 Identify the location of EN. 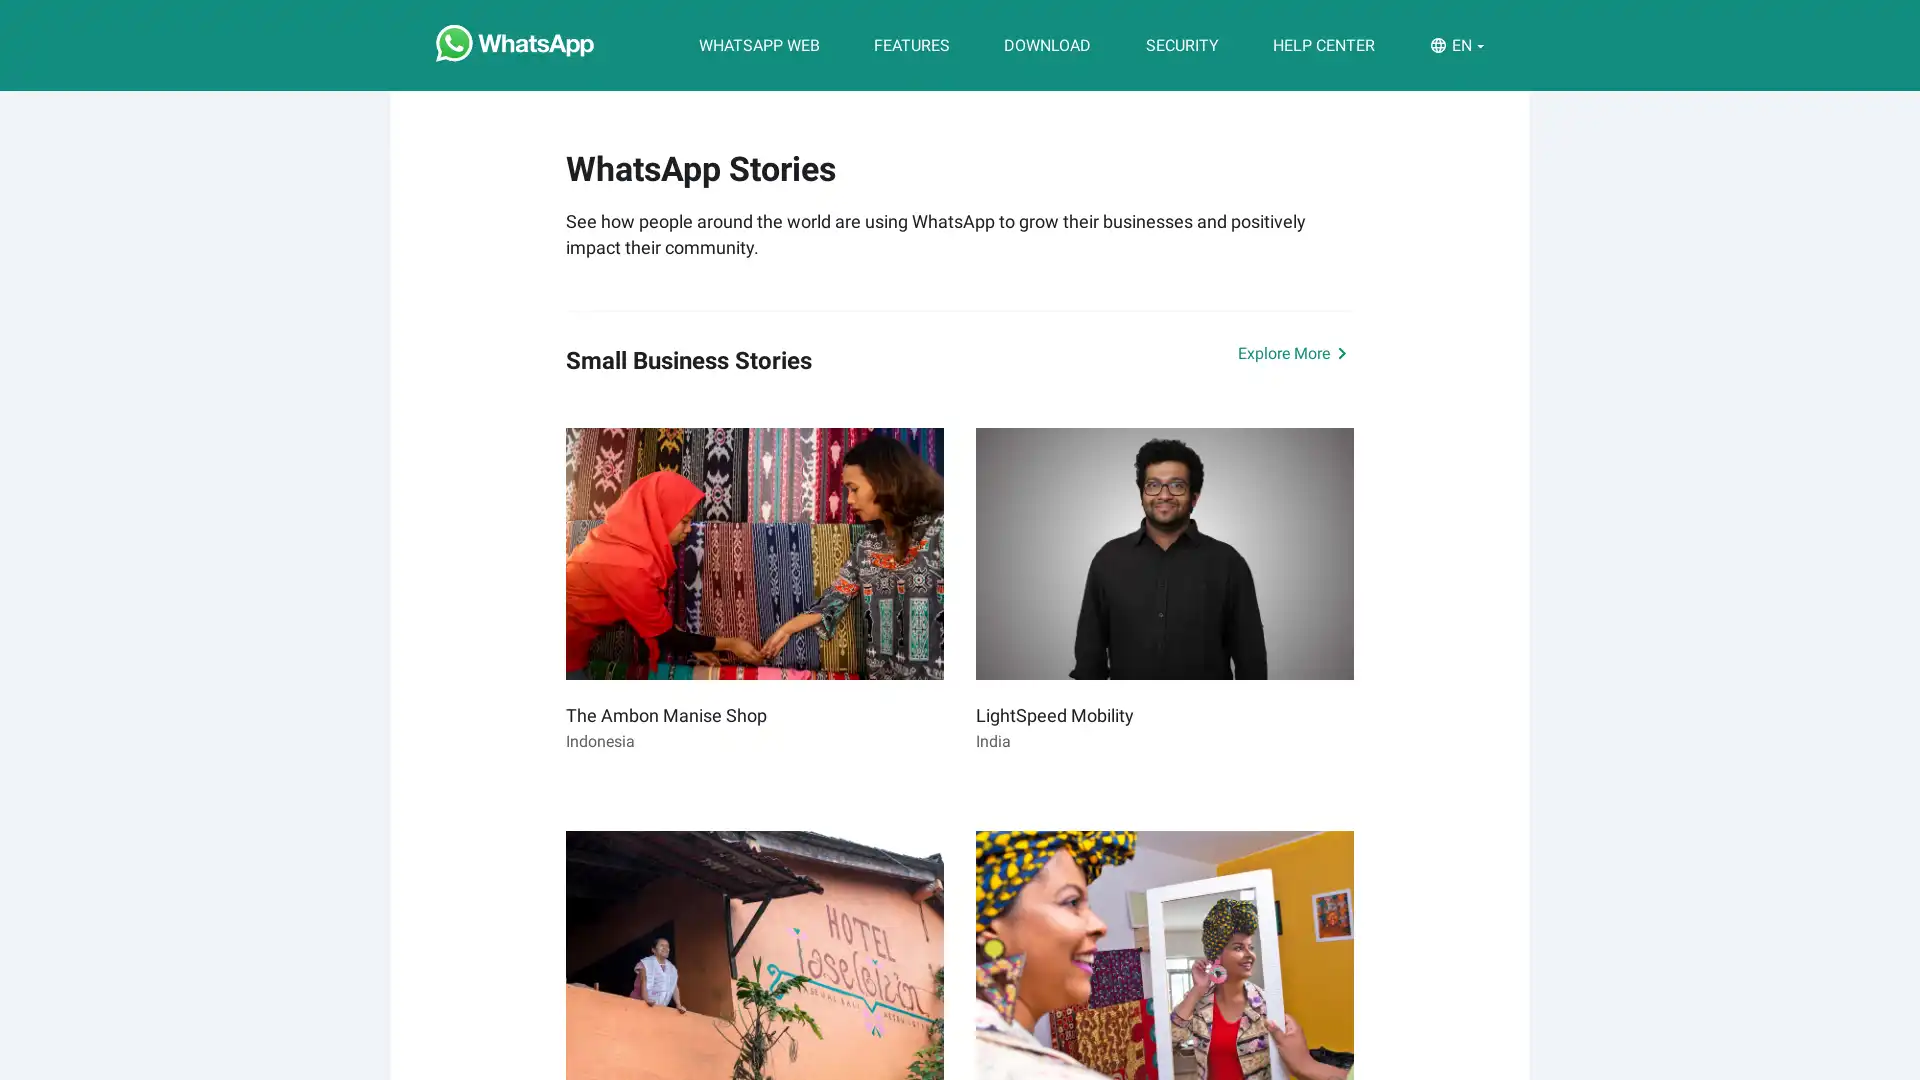
(1457, 45).